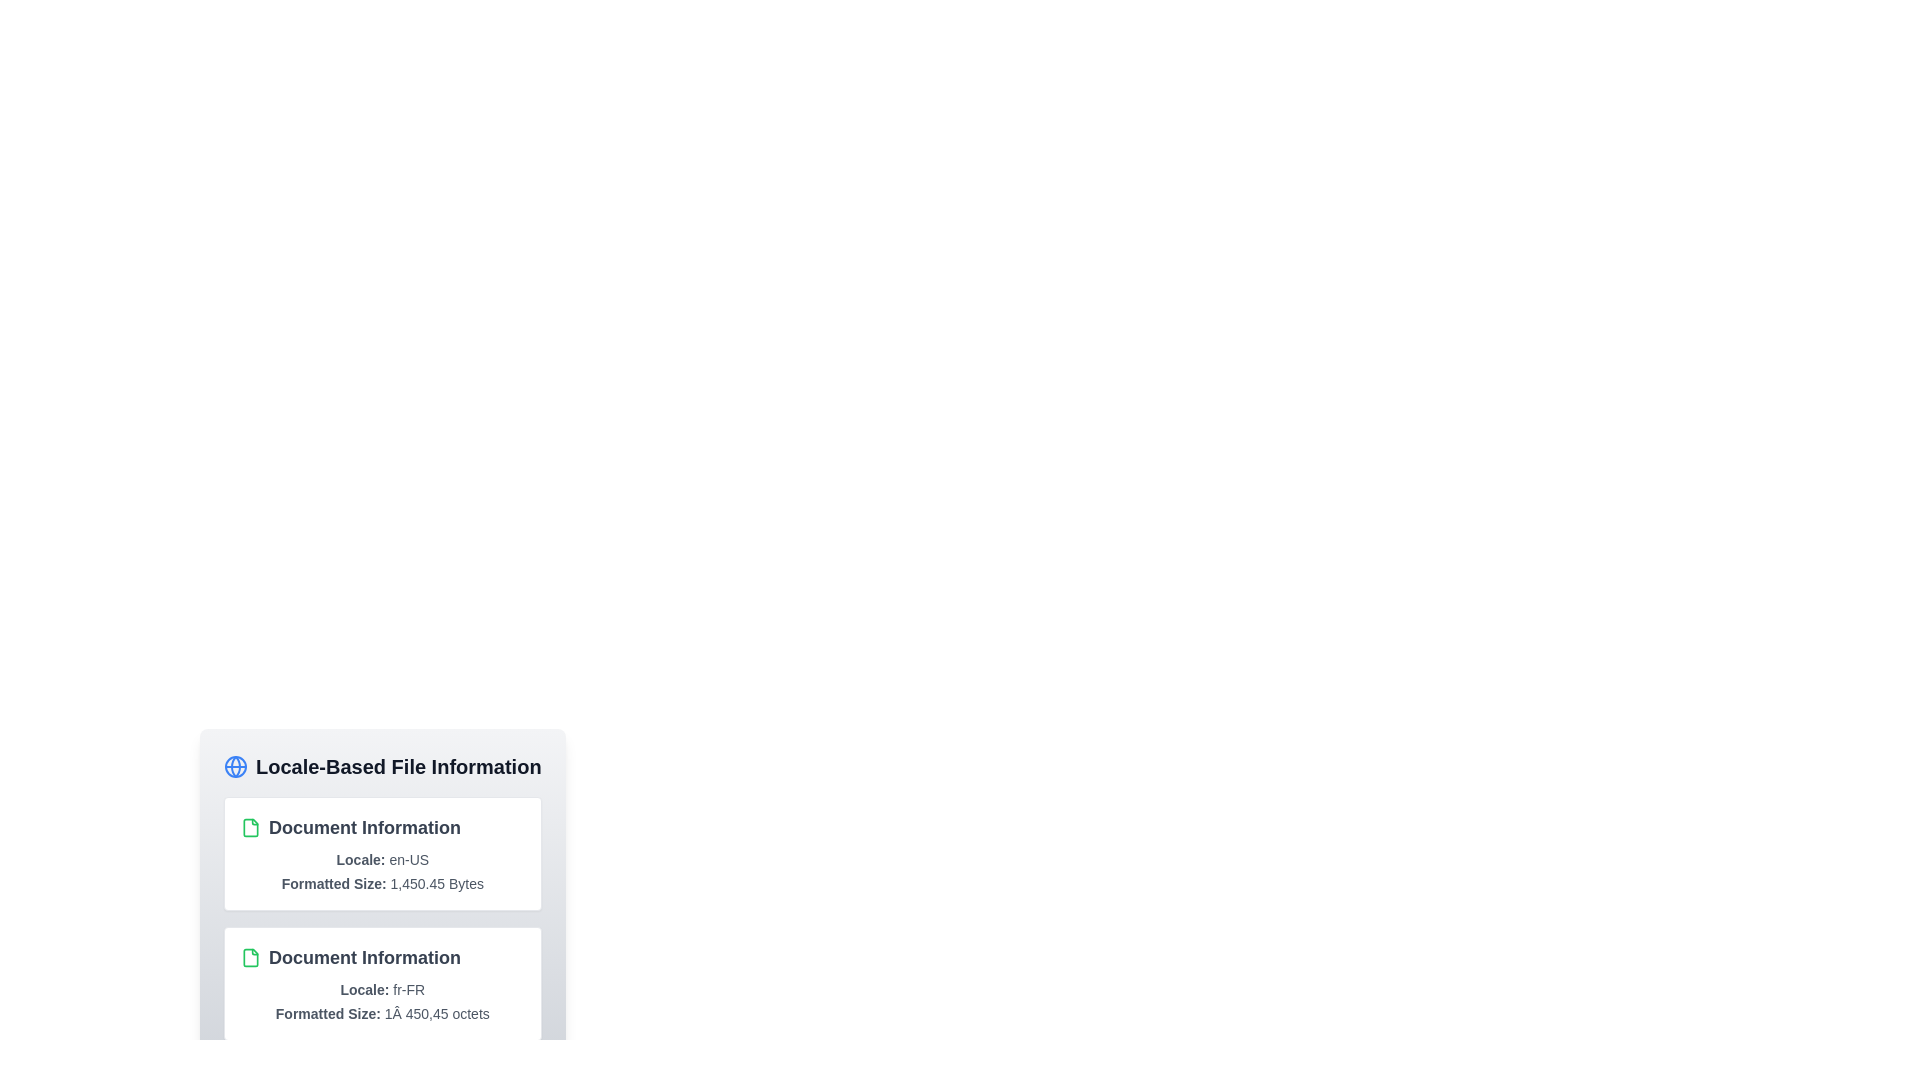 The width and height of the screenshot is (1920, 1080). Describe the element at coordinates (328, 1014) in the screenshot. I see `text from the 'Formatted Size:' label located in the 'Document Information' section of the 'Locale-Based File Information' panel, which is displayed in light gray color` at that location.